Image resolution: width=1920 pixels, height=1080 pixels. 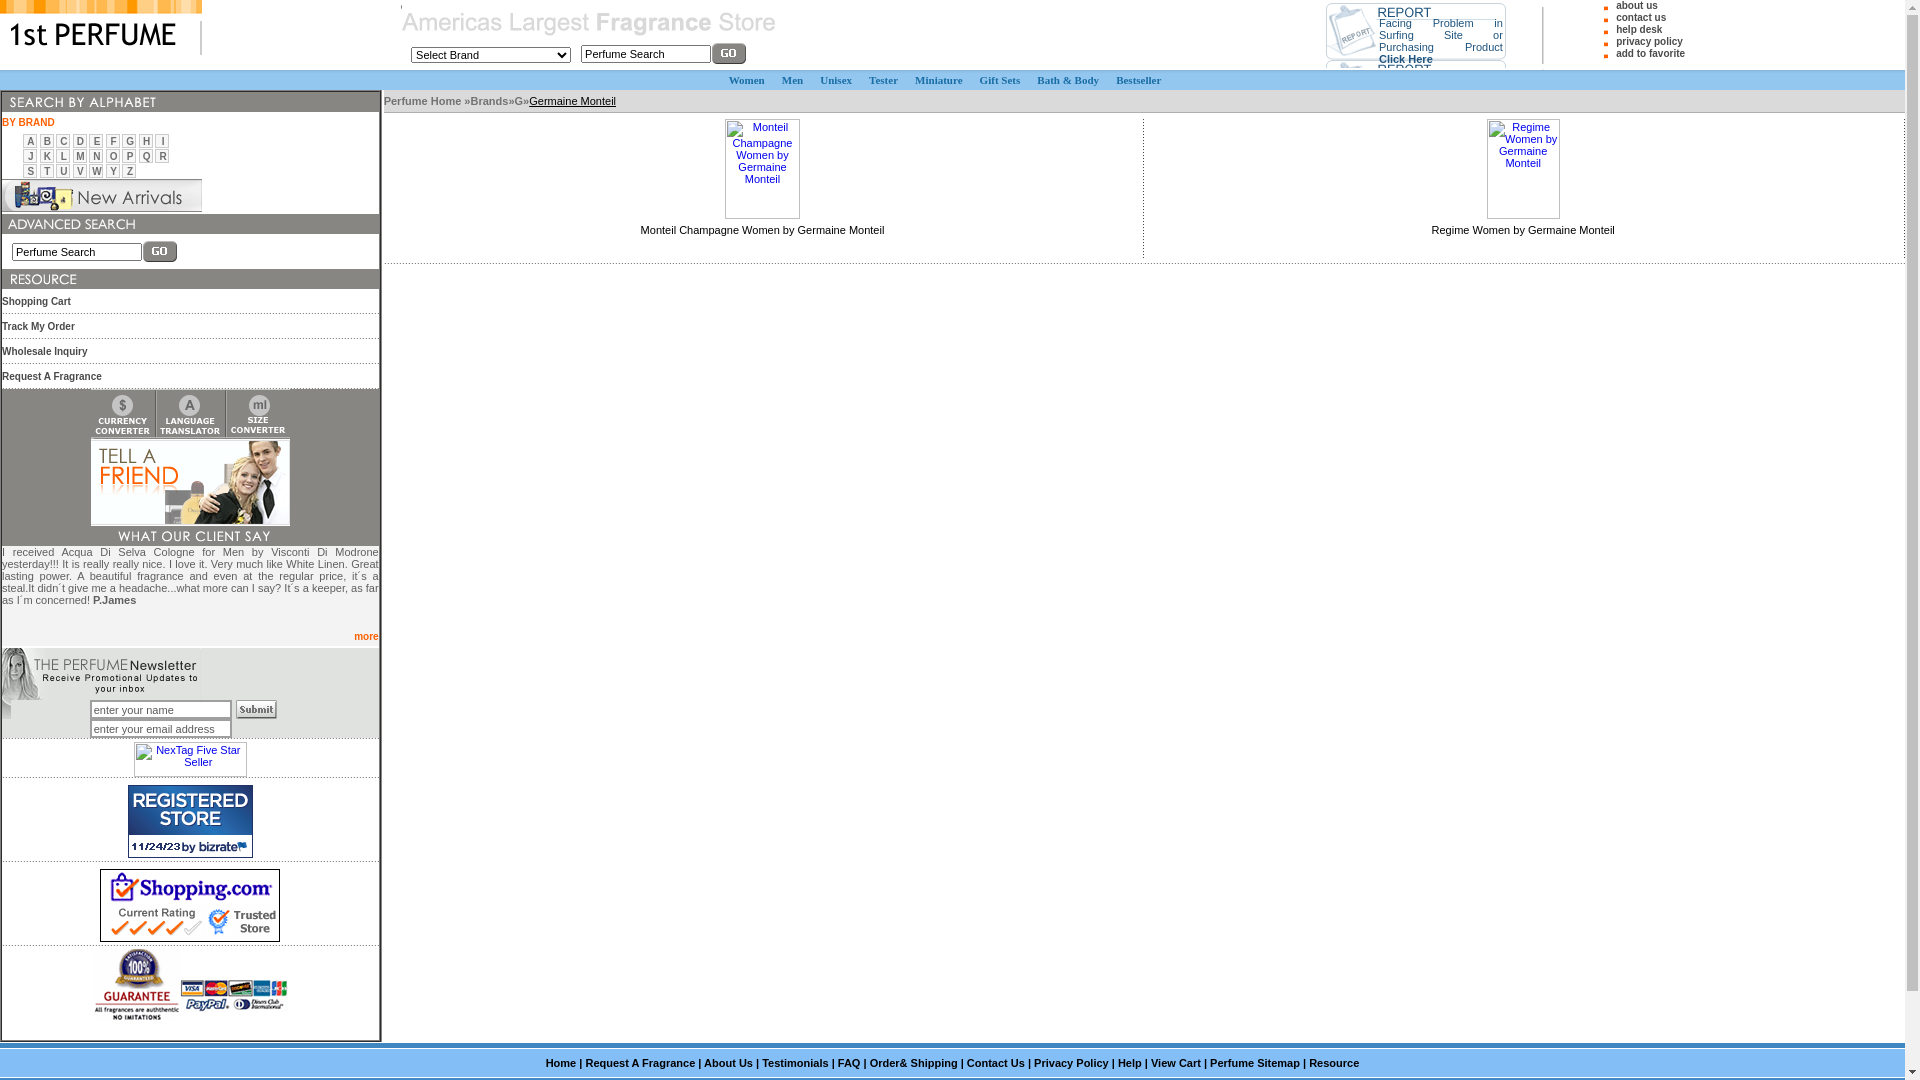 What do you see at coordinates (489, 100) in the screenshot?
I see `'Brands'` at bounding box center [489, 100].